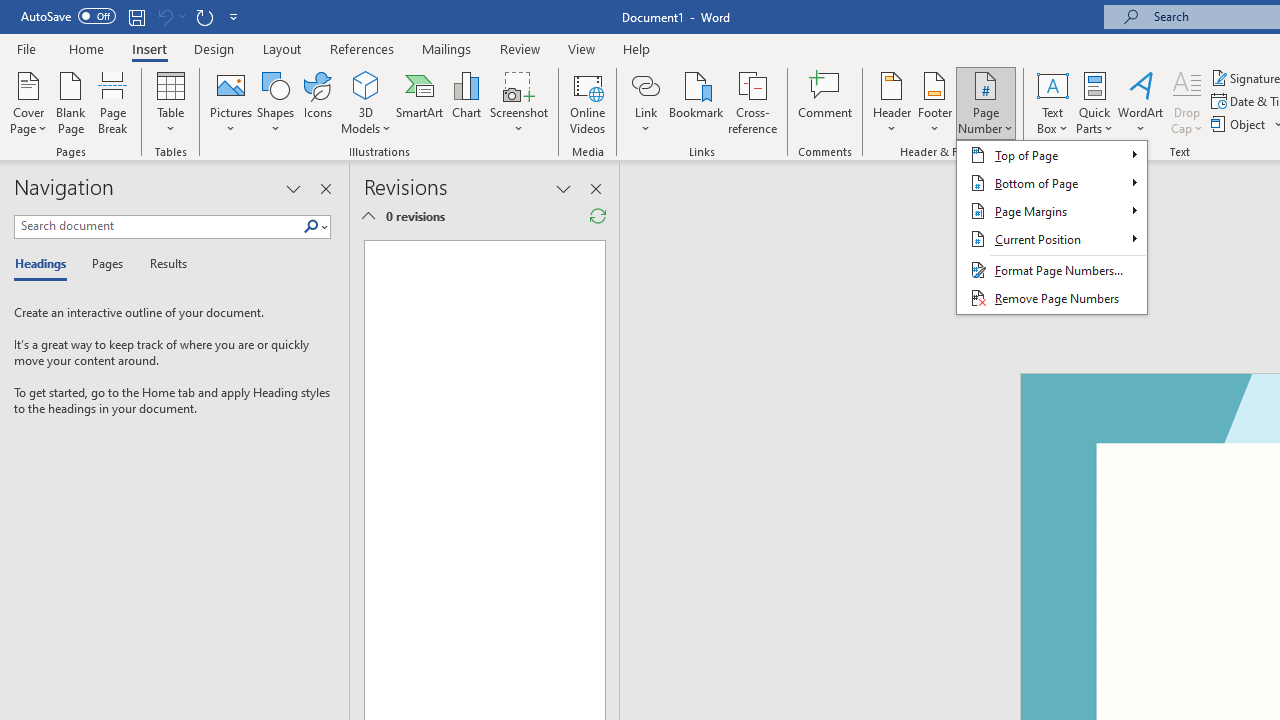 Image resolution: width=1280 pixels, height=720 pixels. Describe the element at coordinates (1051, 103) in the screenshot. I see `'Text Box'` at that location.